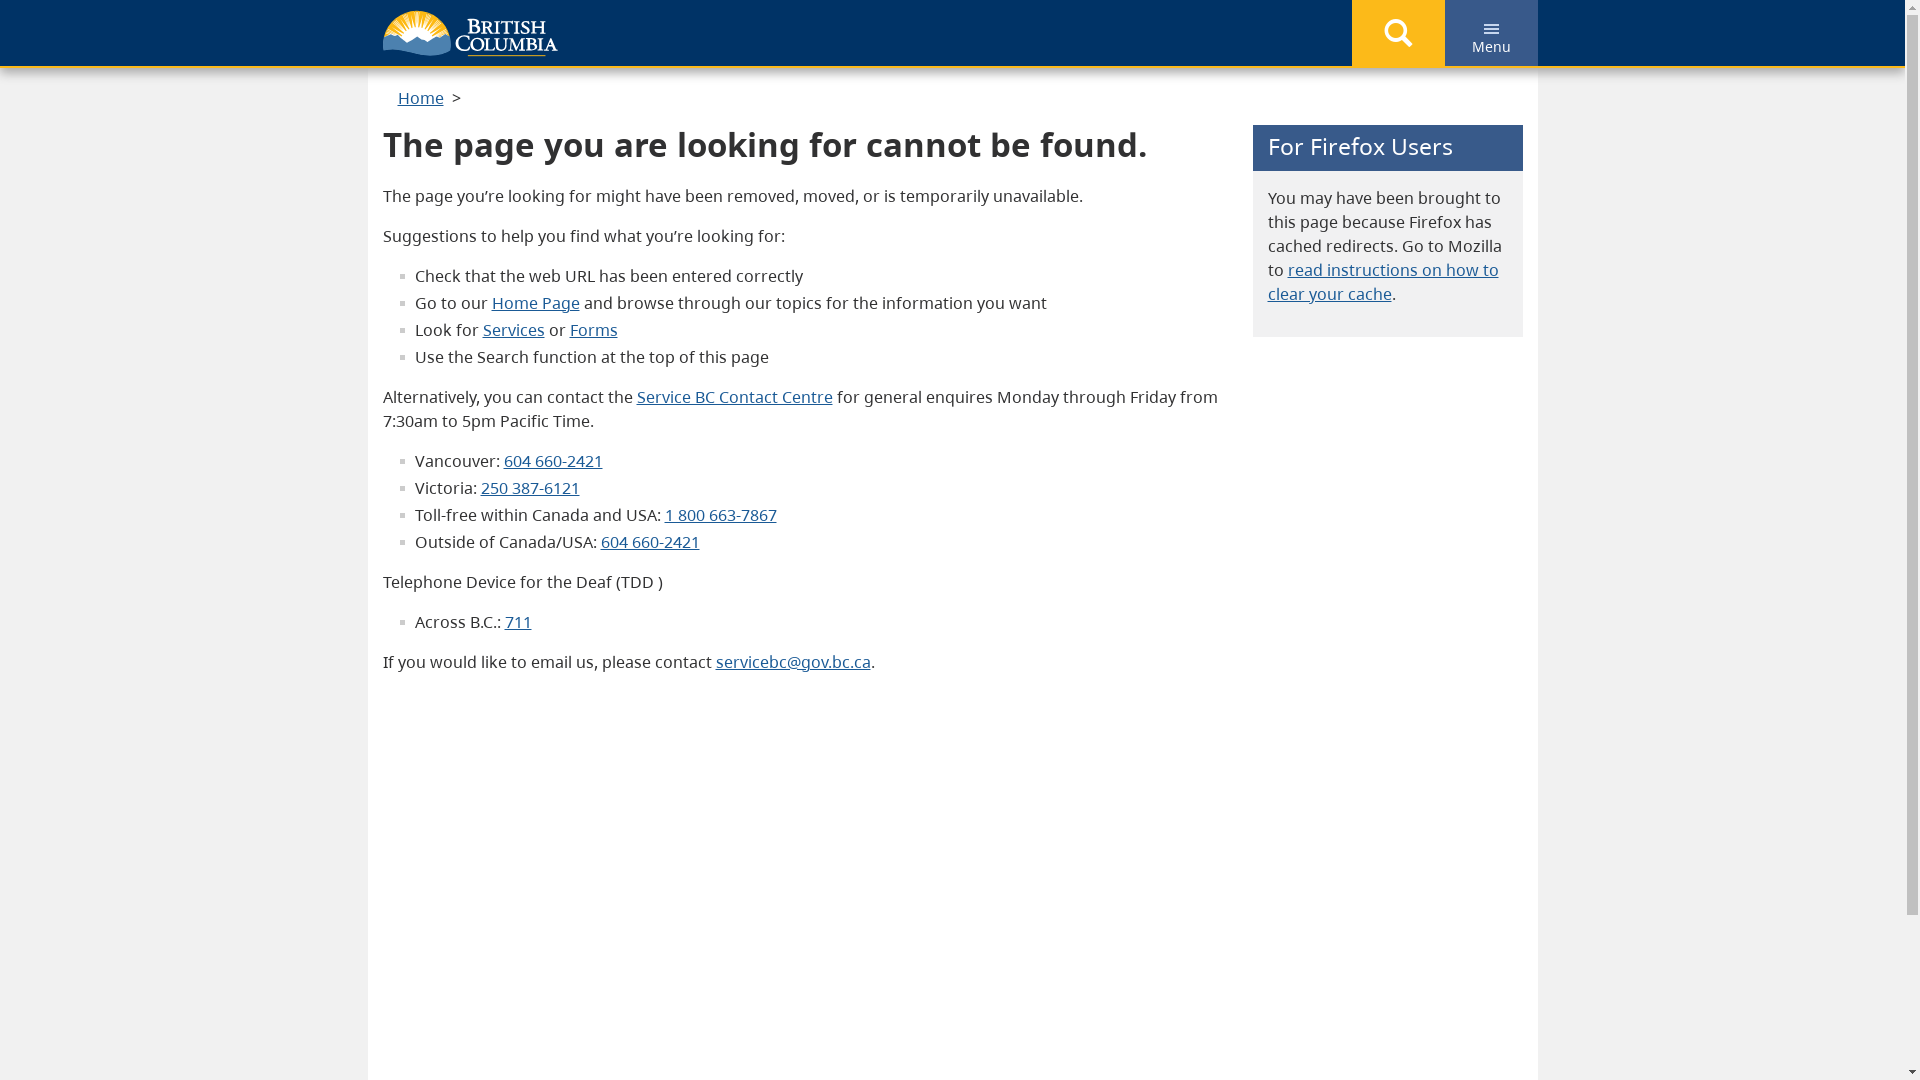 The width and height of the screenshot is (1920, 1080). Describe the element at coordinates (481, 329) in the screenshot. I see `'Services'` at that location.